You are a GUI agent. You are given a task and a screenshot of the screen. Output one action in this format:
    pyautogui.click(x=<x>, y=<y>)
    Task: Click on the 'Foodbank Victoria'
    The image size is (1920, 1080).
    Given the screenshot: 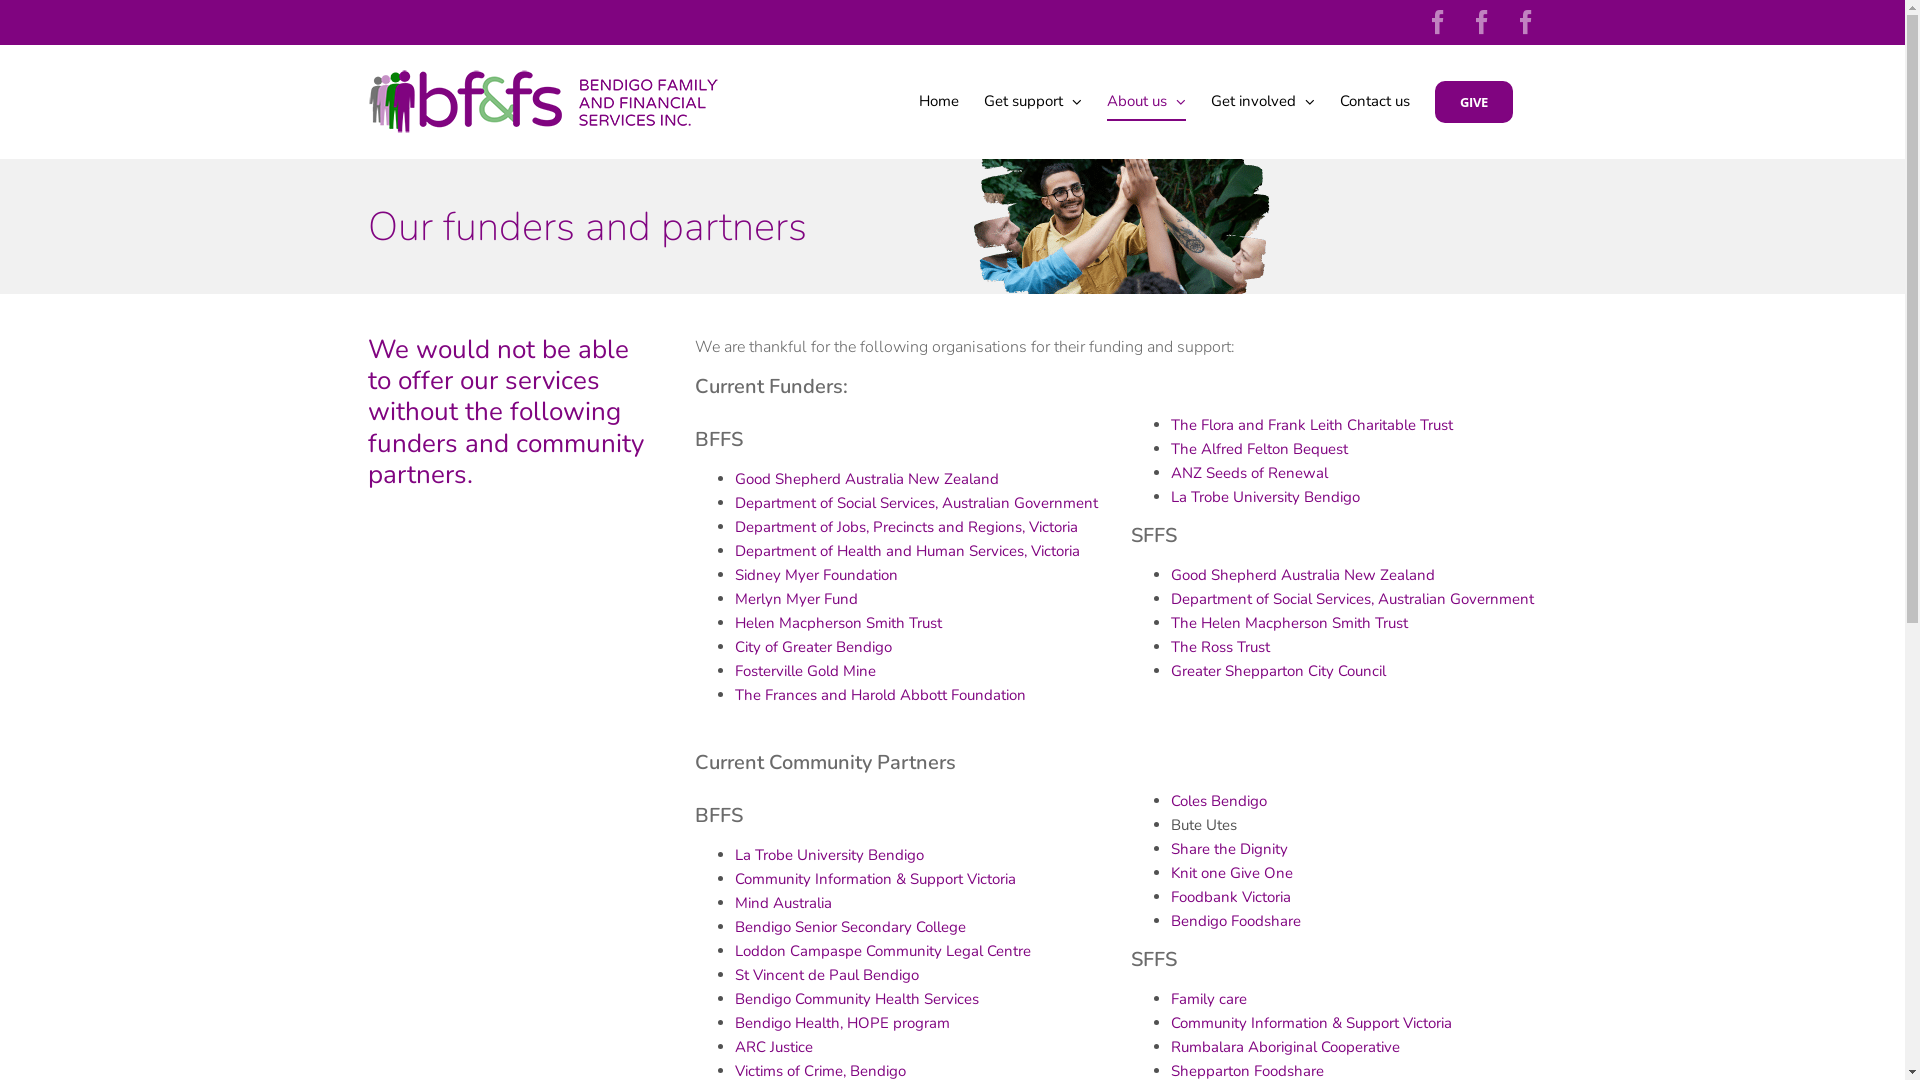 What is the action you would take?
    pyautogui.click(x=1229, y=896)
    